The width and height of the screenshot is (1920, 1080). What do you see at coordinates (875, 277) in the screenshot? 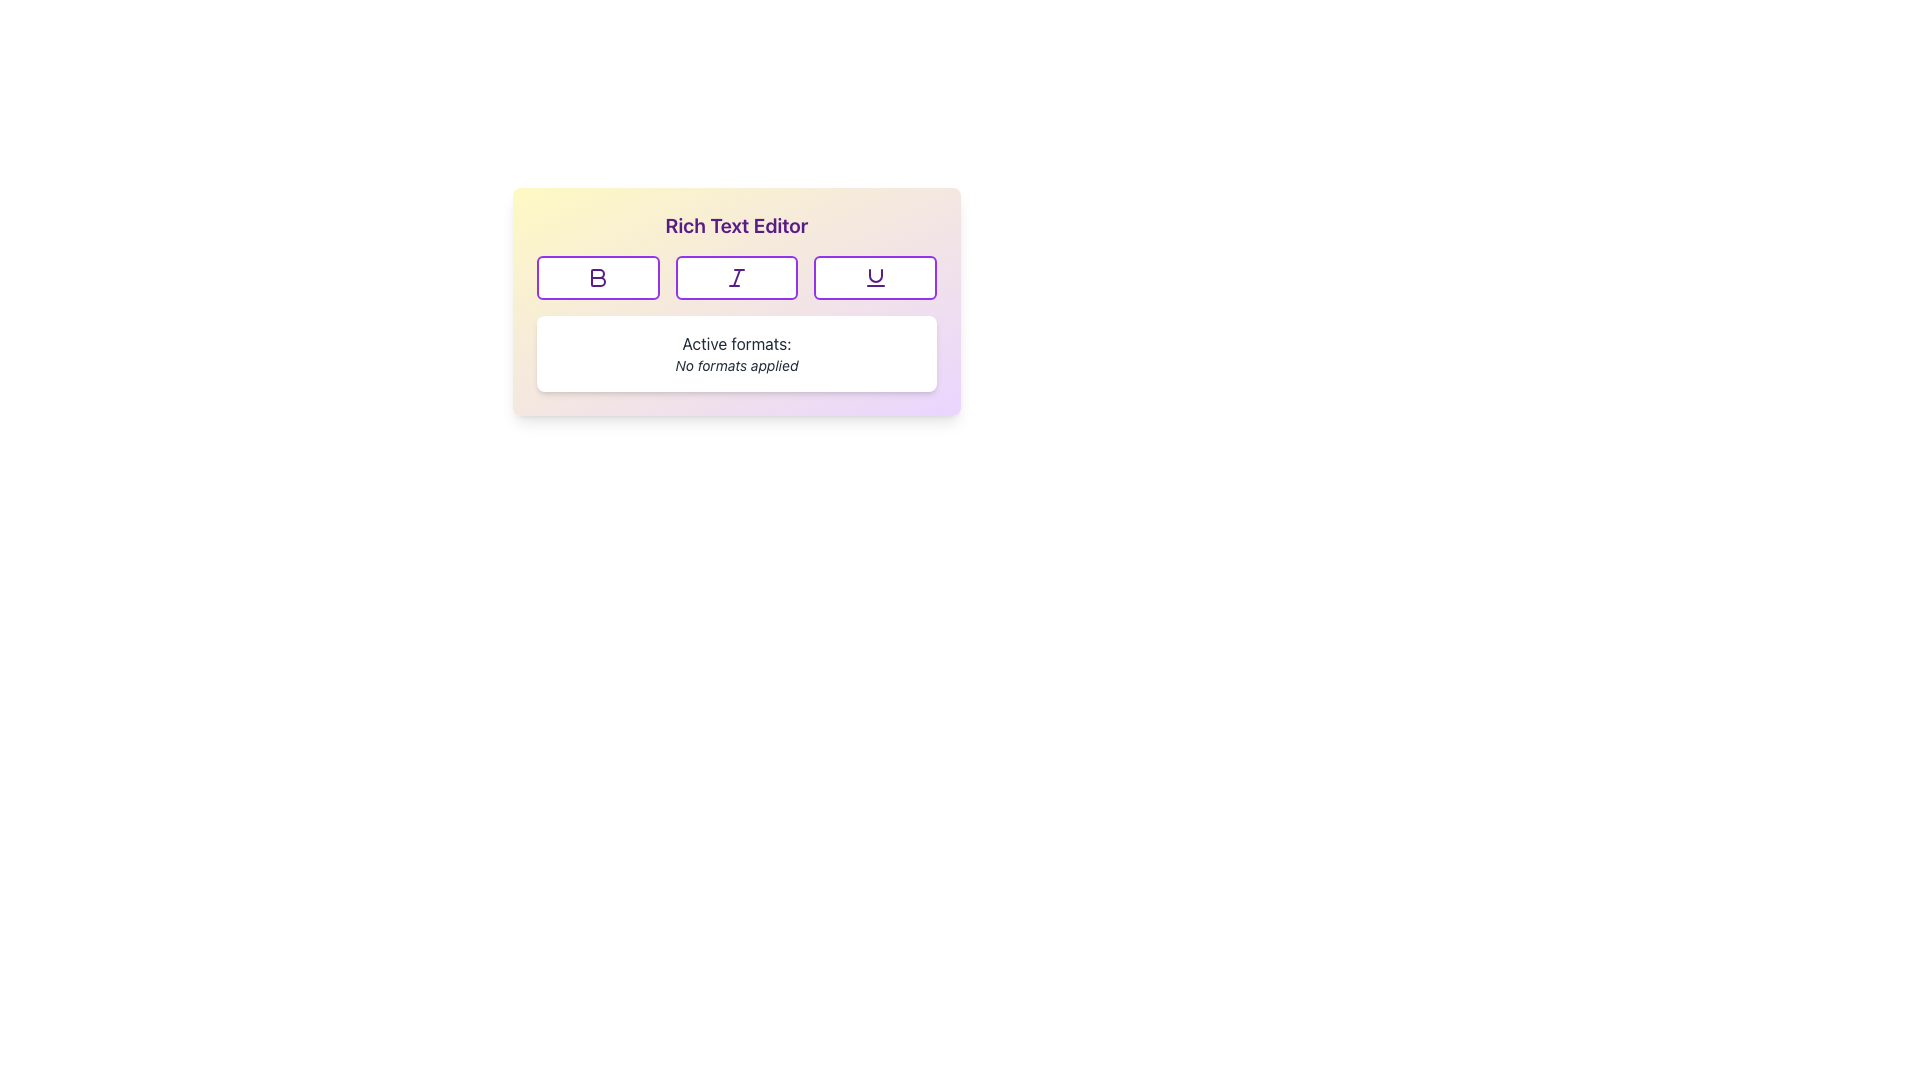
I see `the underline formatting IconButton in the Rich Text Editor toolbar` at bounding box center [875, 277].